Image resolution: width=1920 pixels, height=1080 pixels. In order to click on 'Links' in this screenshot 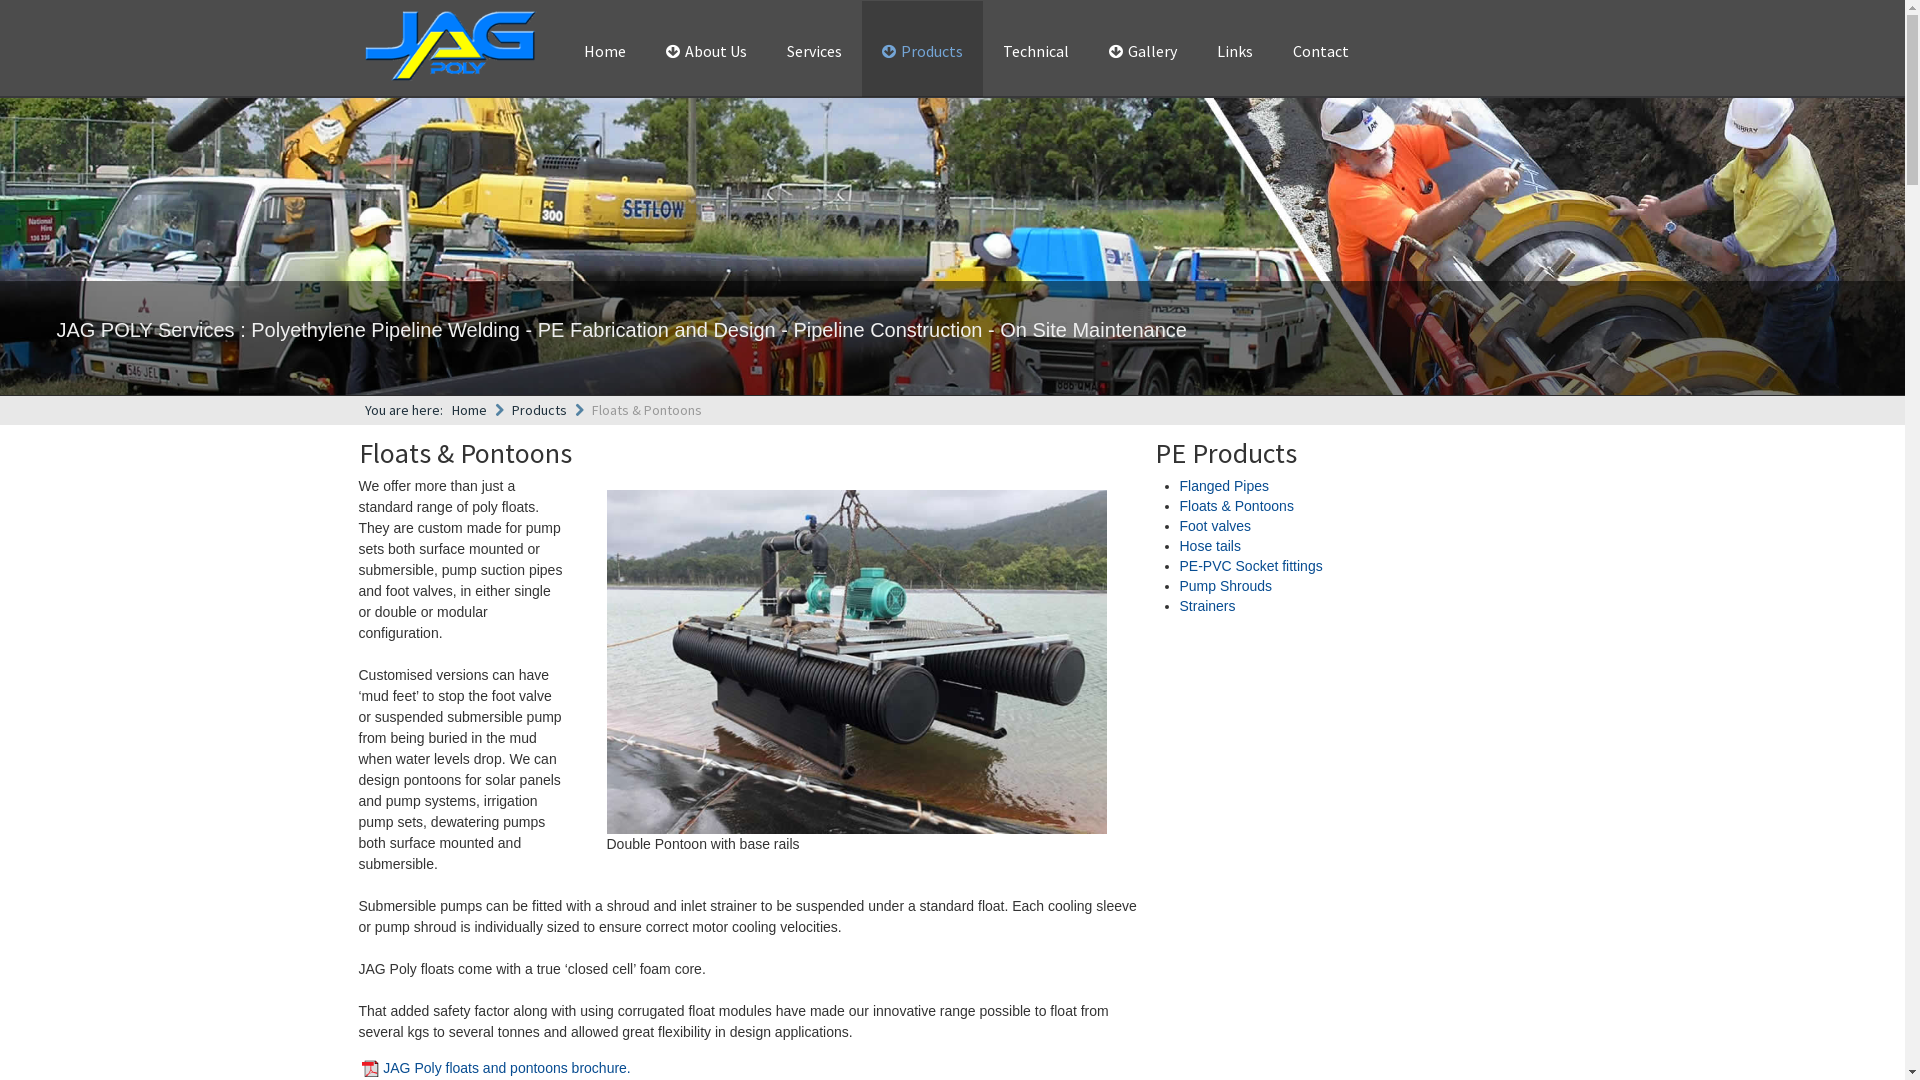, I will do `click(1204, 50)`.